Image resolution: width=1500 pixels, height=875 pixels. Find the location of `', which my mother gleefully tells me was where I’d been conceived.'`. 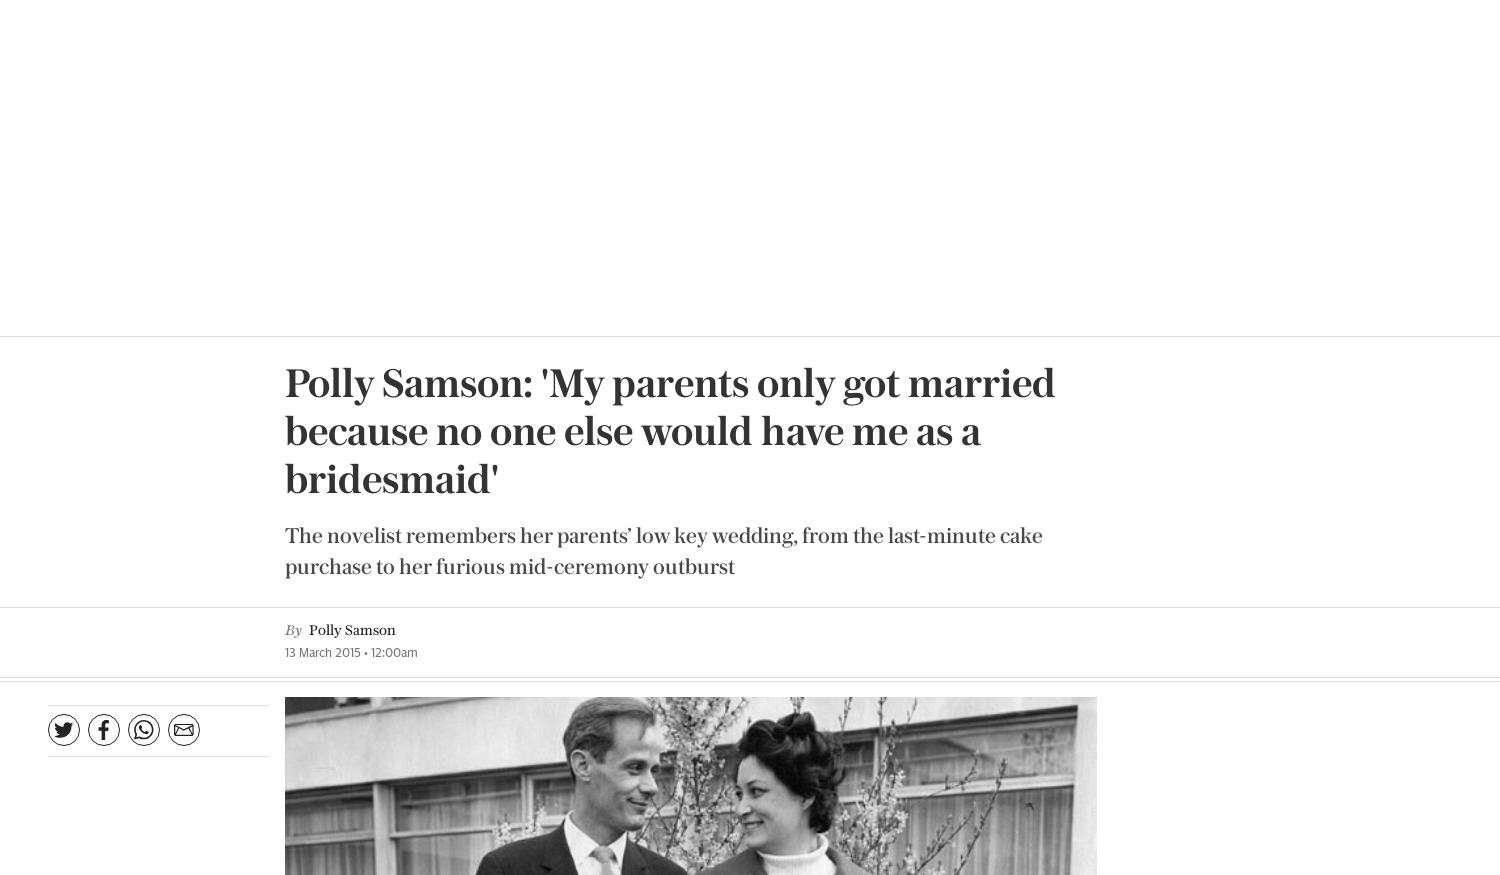

', which my mother gleefully tells me was where I’d been conceived.' is located at coordinates (283, 357).